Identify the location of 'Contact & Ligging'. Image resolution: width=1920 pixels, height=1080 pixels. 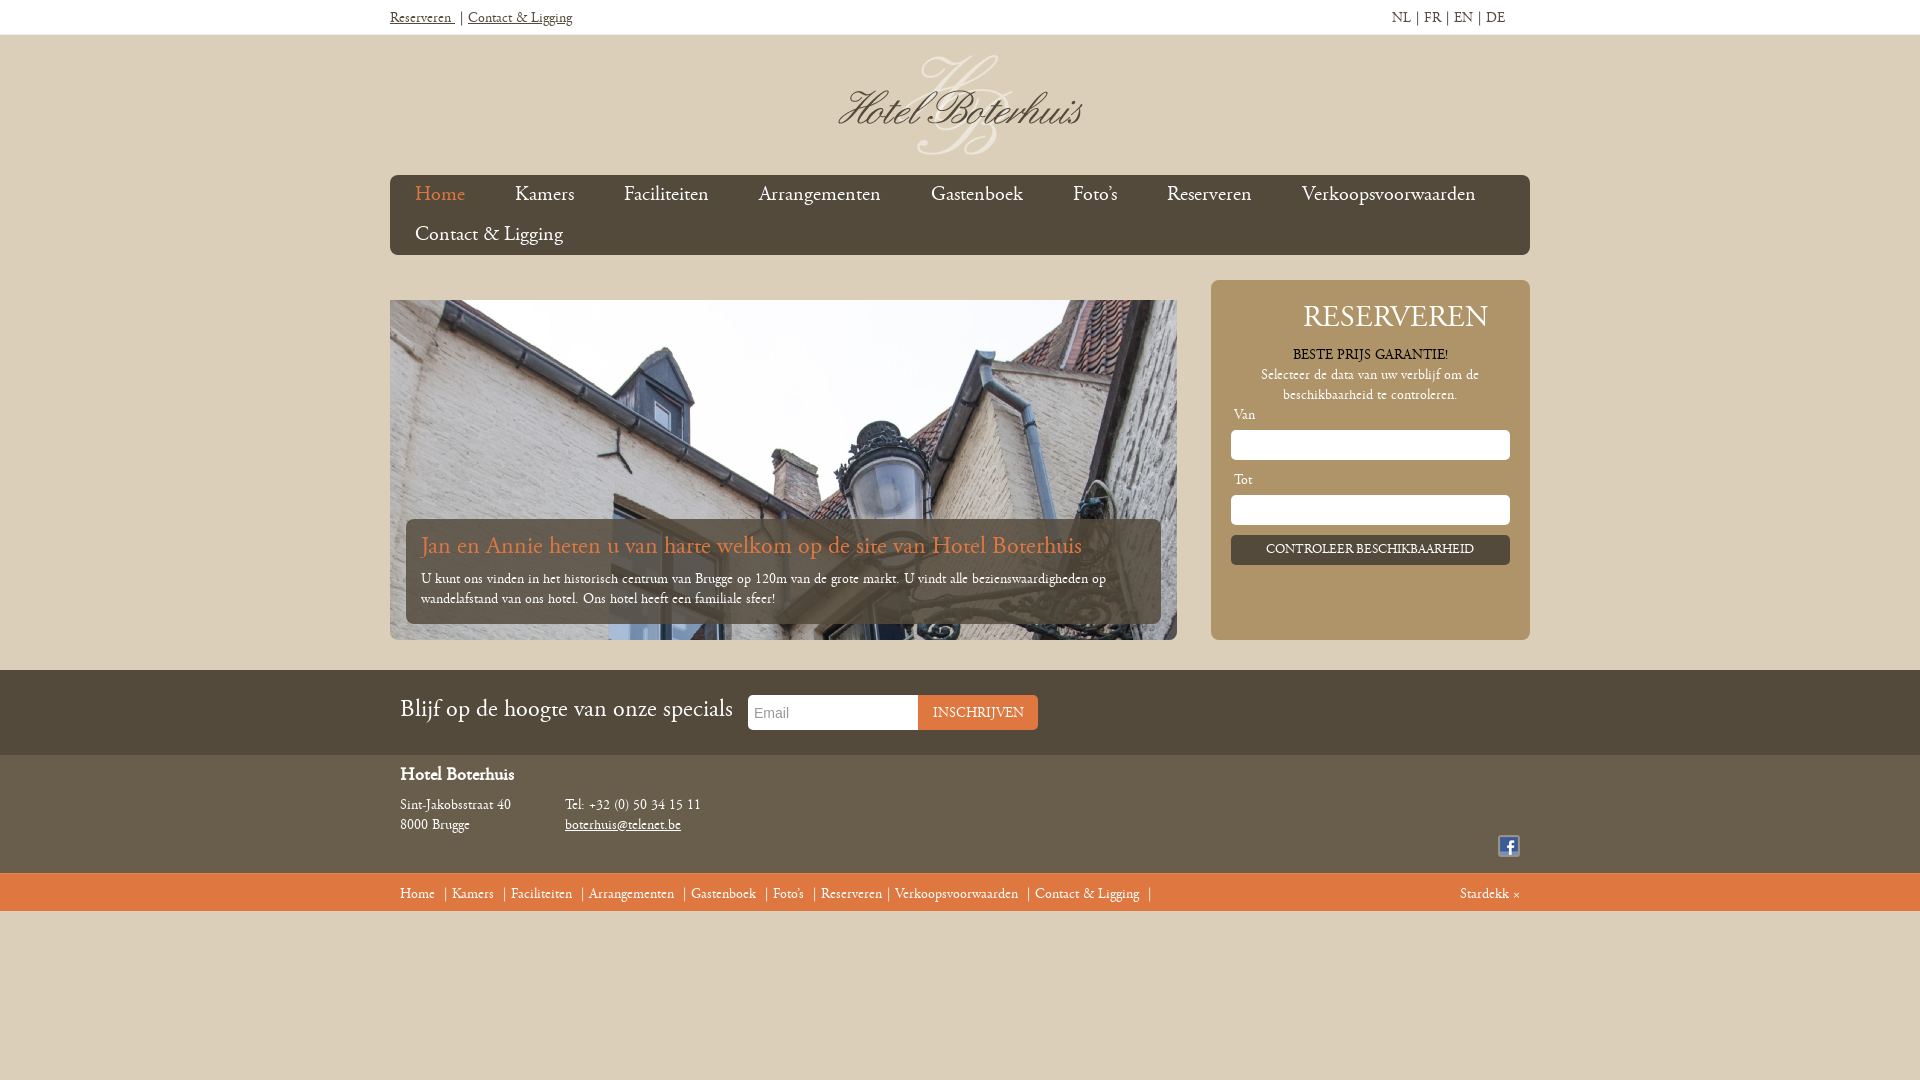
(1035, 893).